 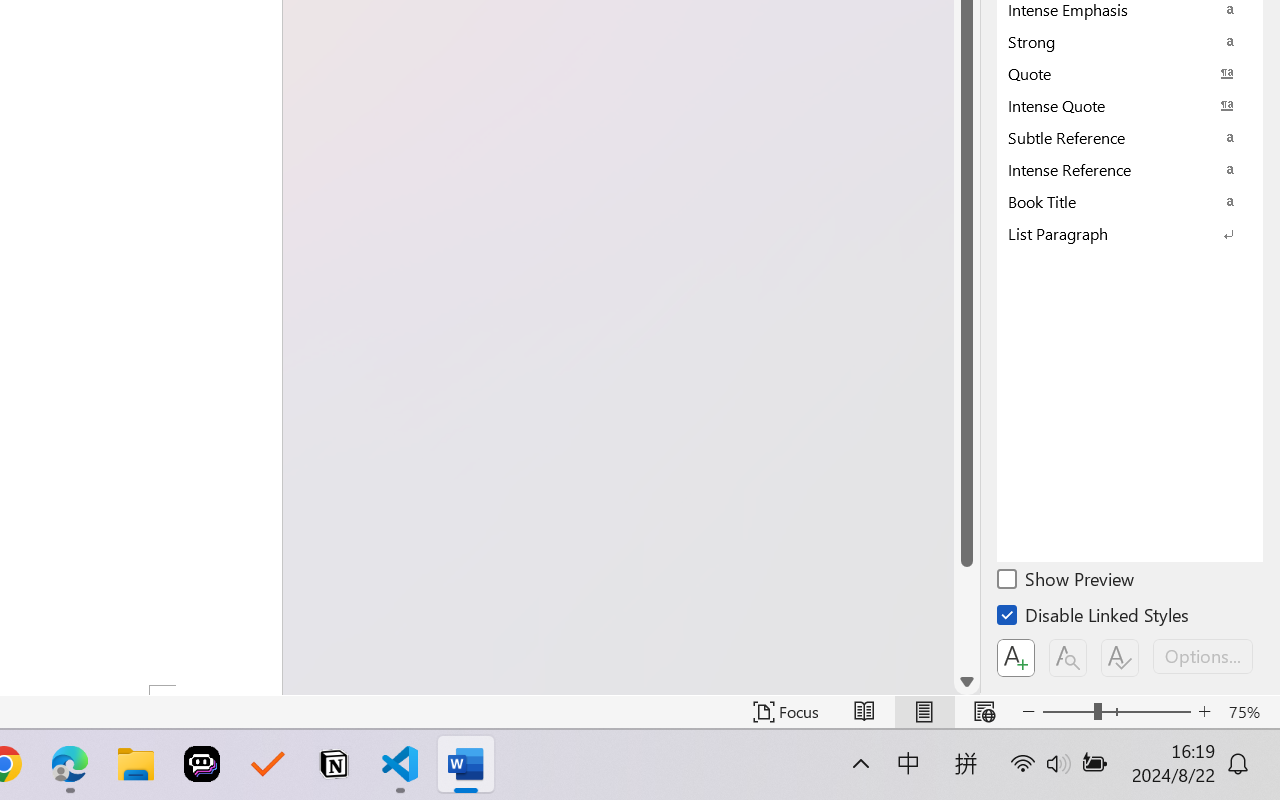 What do you see at coordinates (1066, 581) in the screenshot?
I see `'Show Preview'` at bounding box center [1066, 581].